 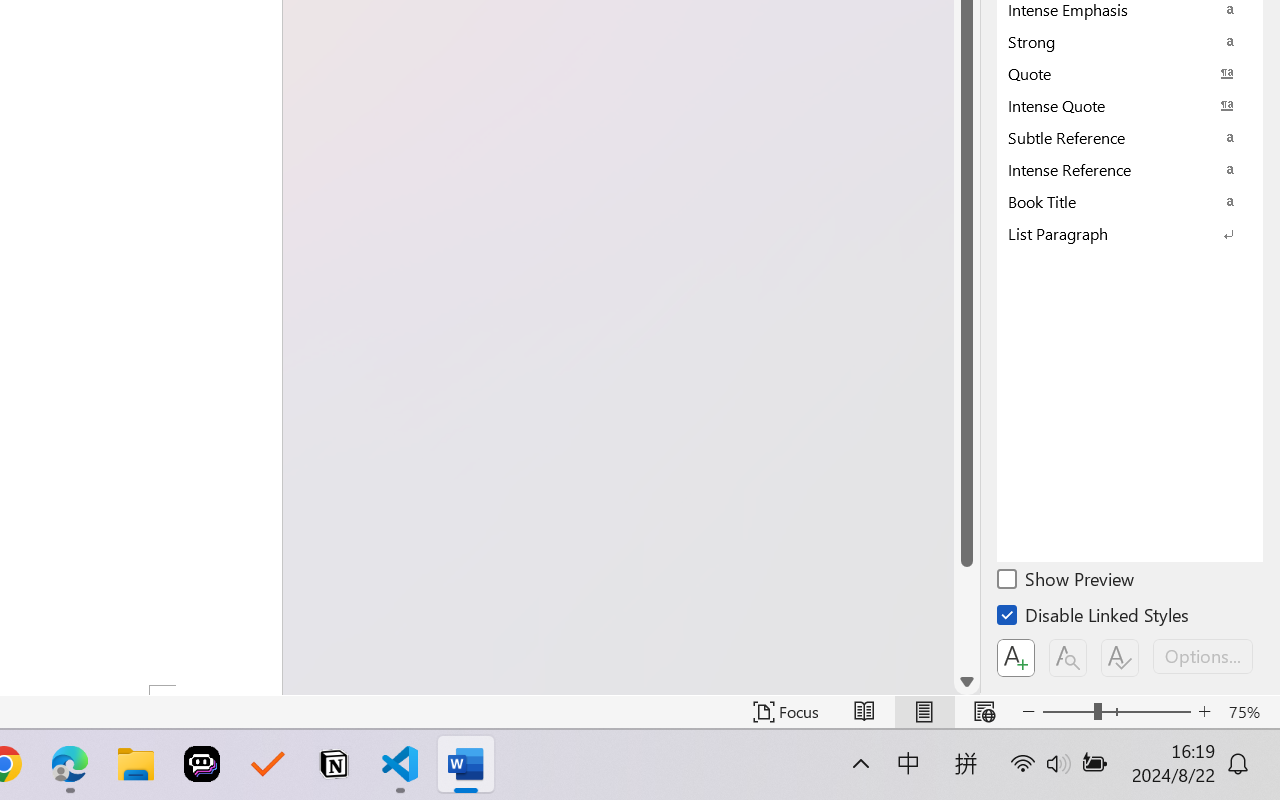 What do you see at coordinates (1066, 581) in the screenshot?
I see `'Show Preview'` at bounding box center [1066, 581].